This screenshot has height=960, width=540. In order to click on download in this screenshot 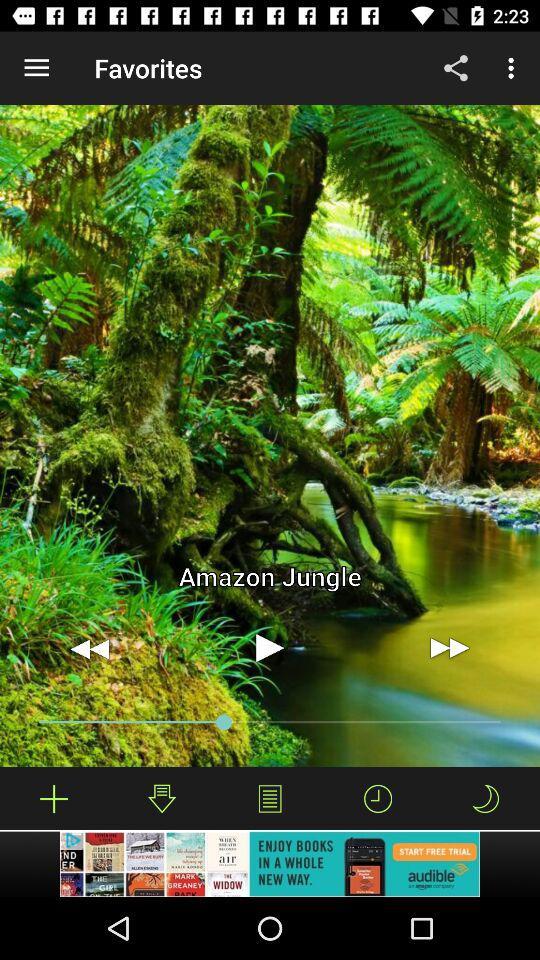, I will do `click(161, 798)`.